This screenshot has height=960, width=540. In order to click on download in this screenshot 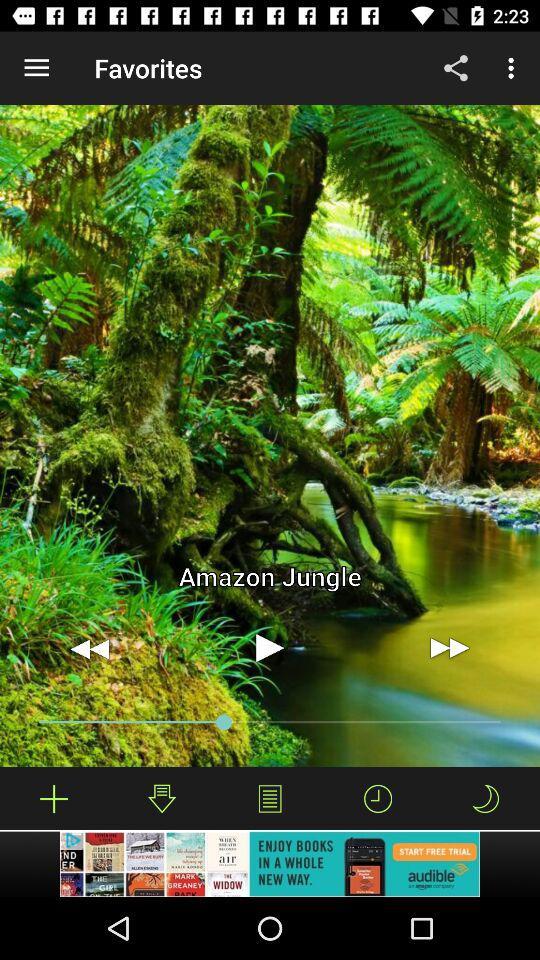, I will do `click(161, 798)`.